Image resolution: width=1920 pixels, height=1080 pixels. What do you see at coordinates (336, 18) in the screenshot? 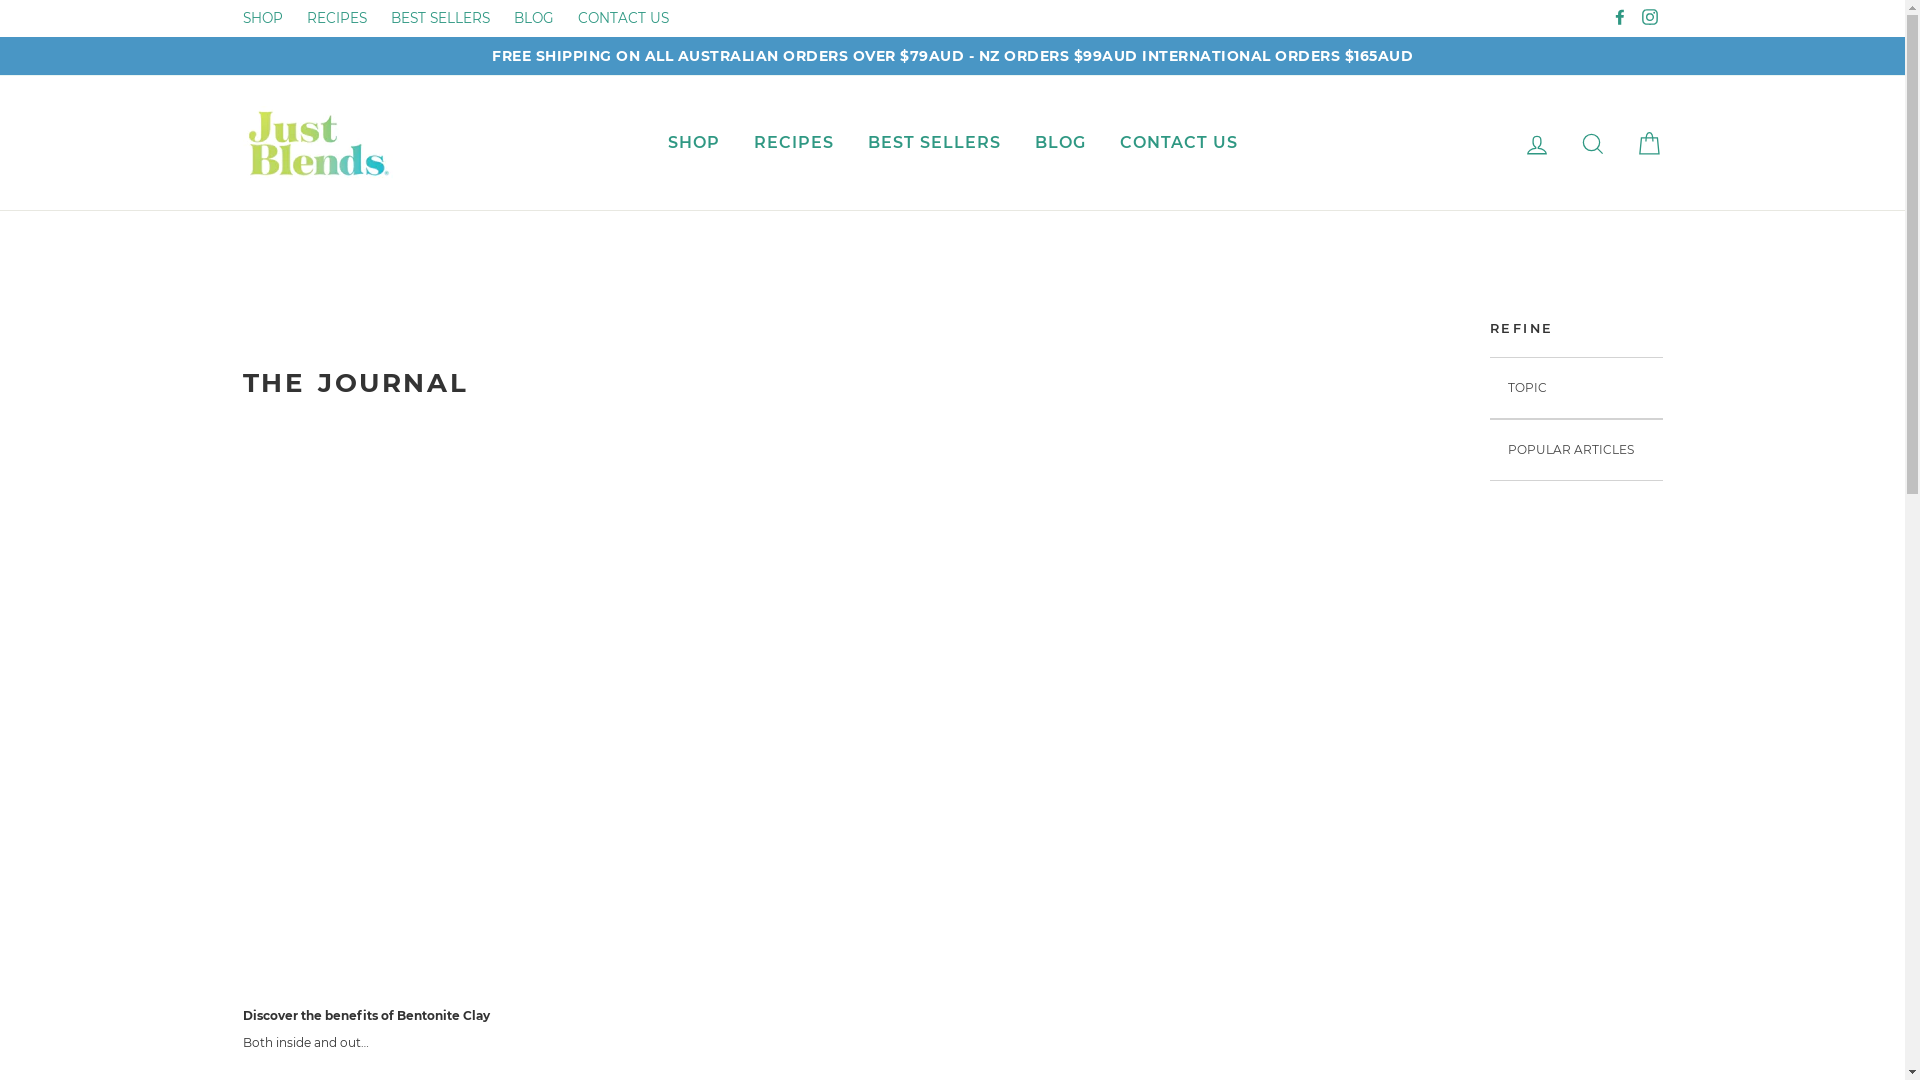
I see `'RECIPES'` at bounding box center [336, 18].